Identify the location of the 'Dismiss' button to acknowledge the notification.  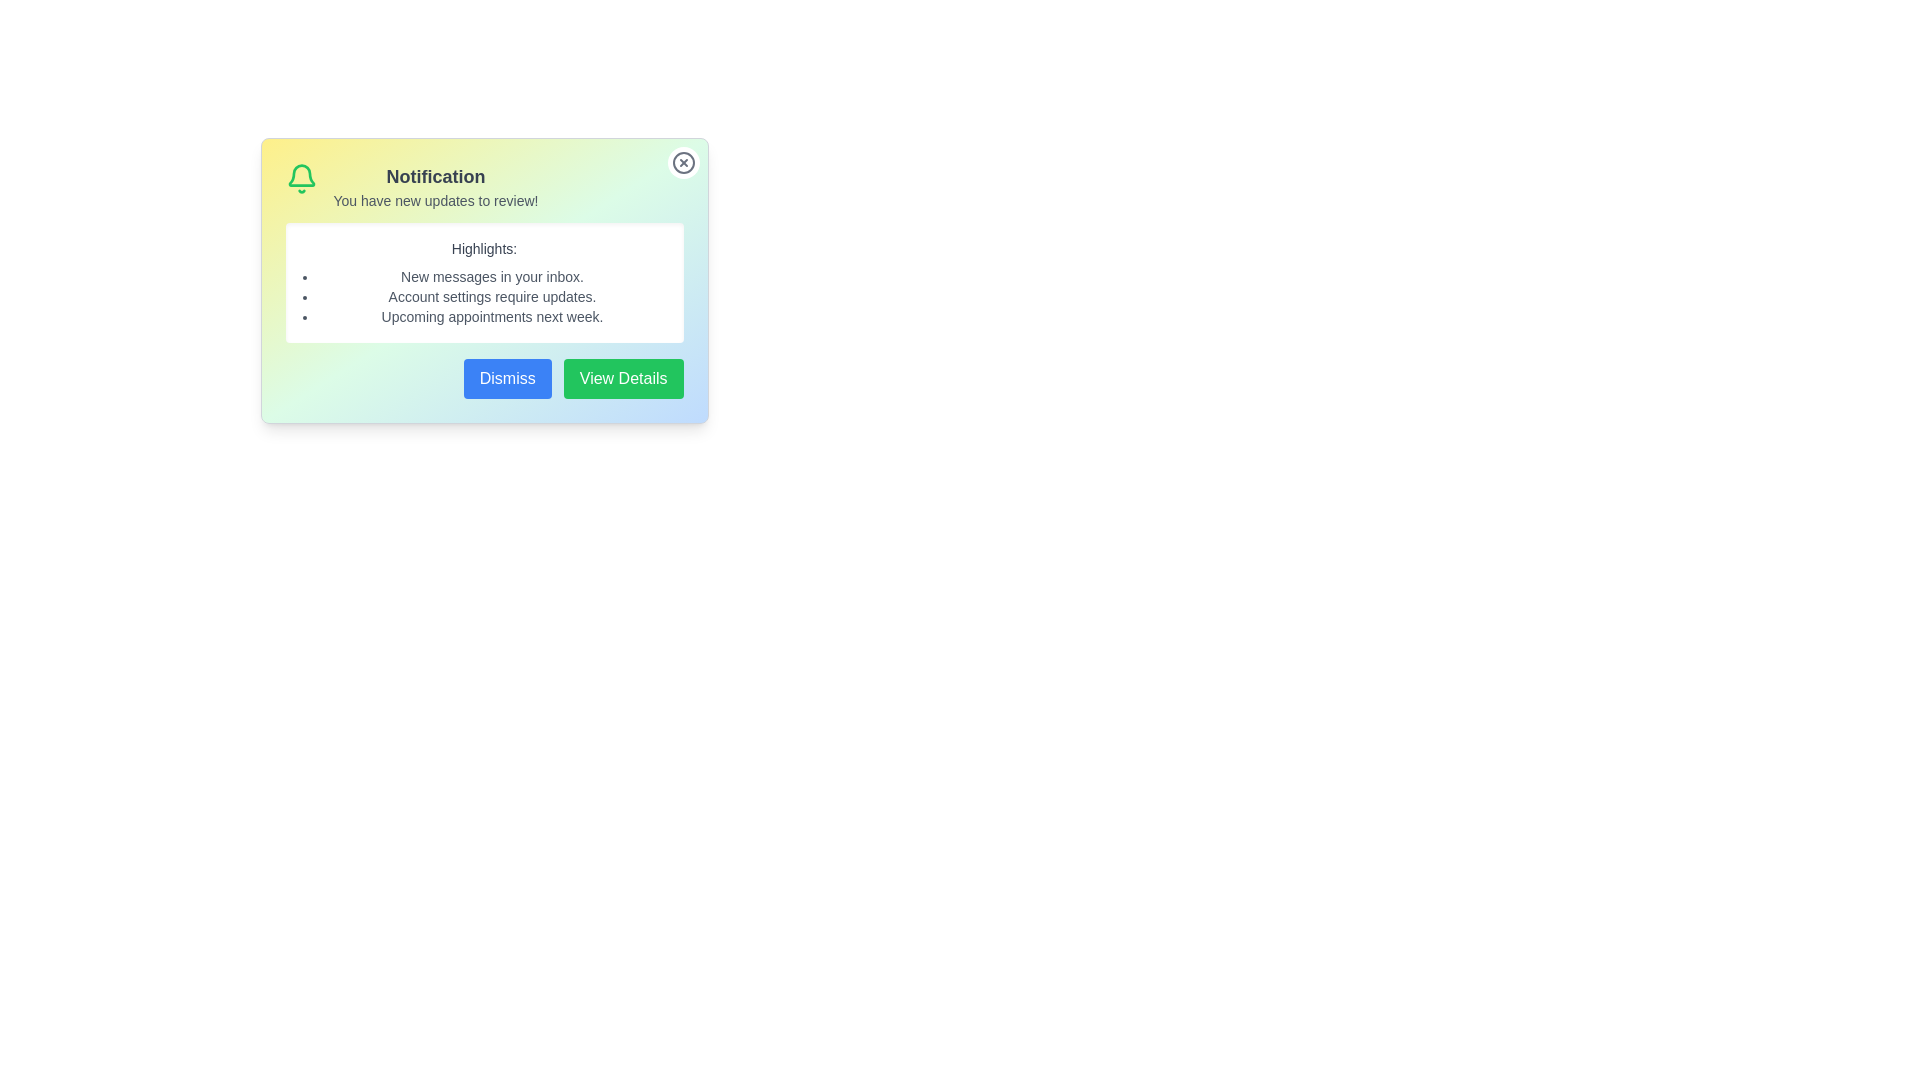
(507, 378).